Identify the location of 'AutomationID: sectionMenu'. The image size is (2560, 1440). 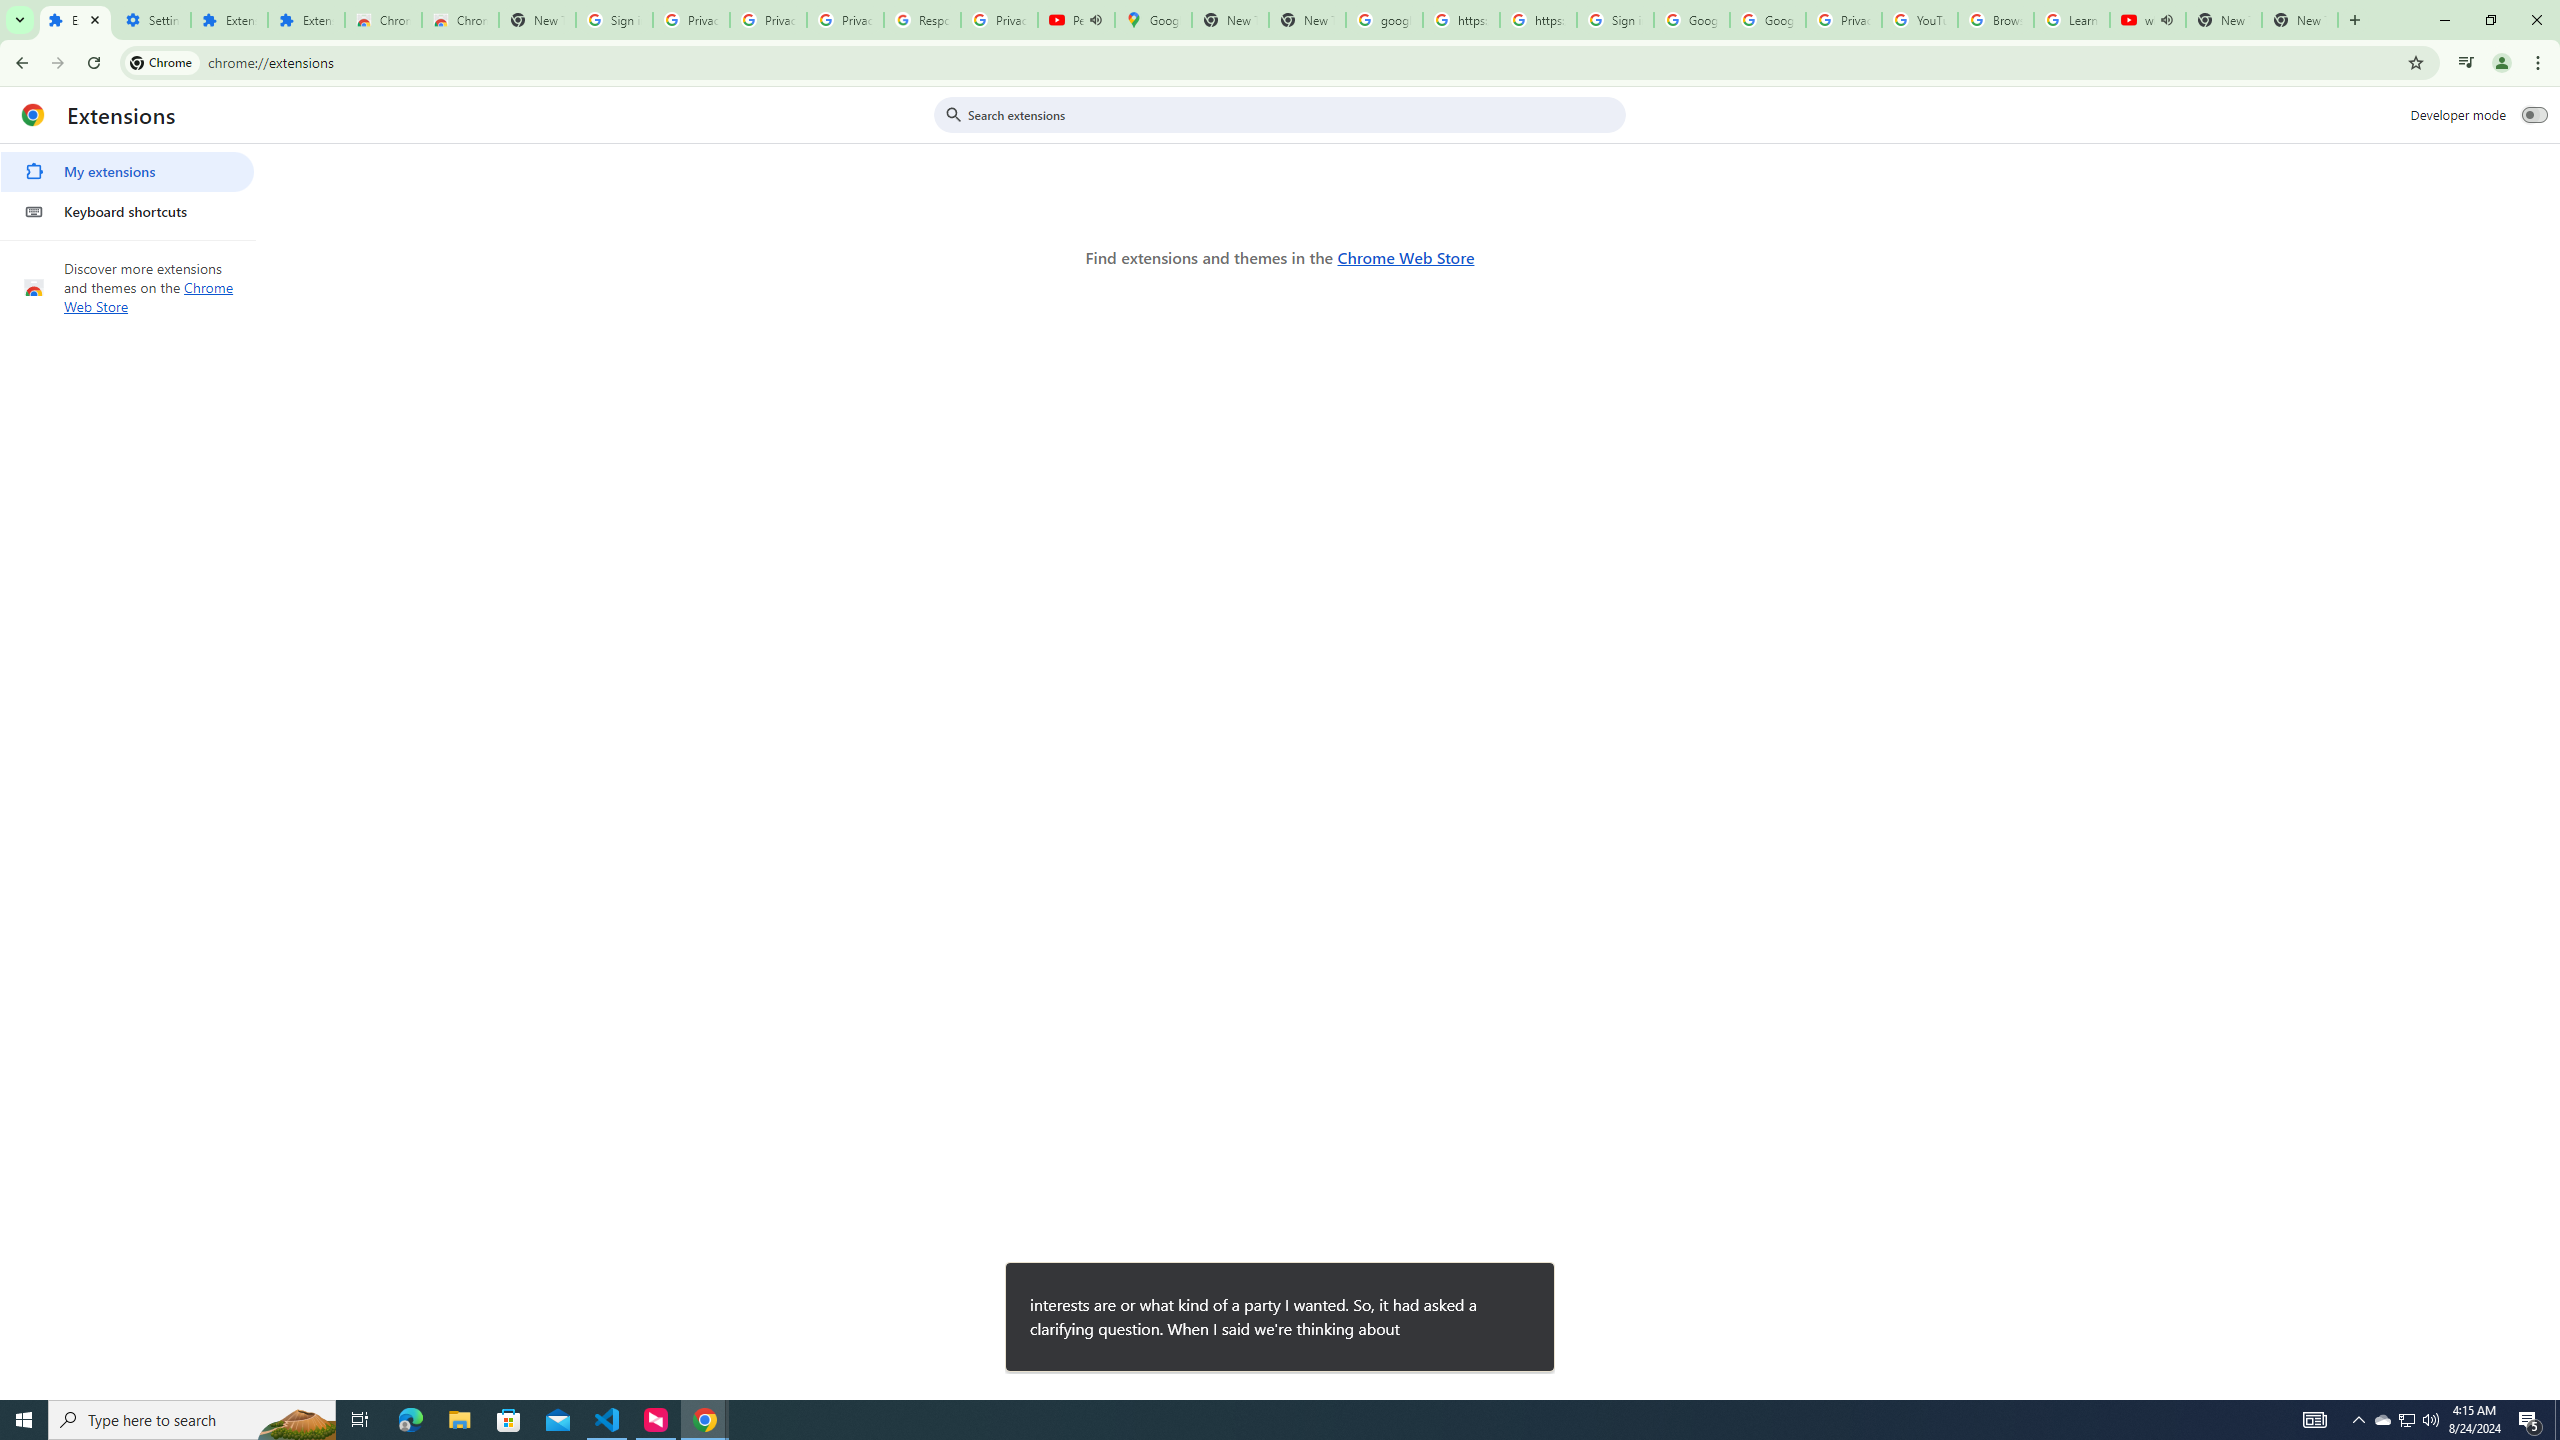
(127, 187).